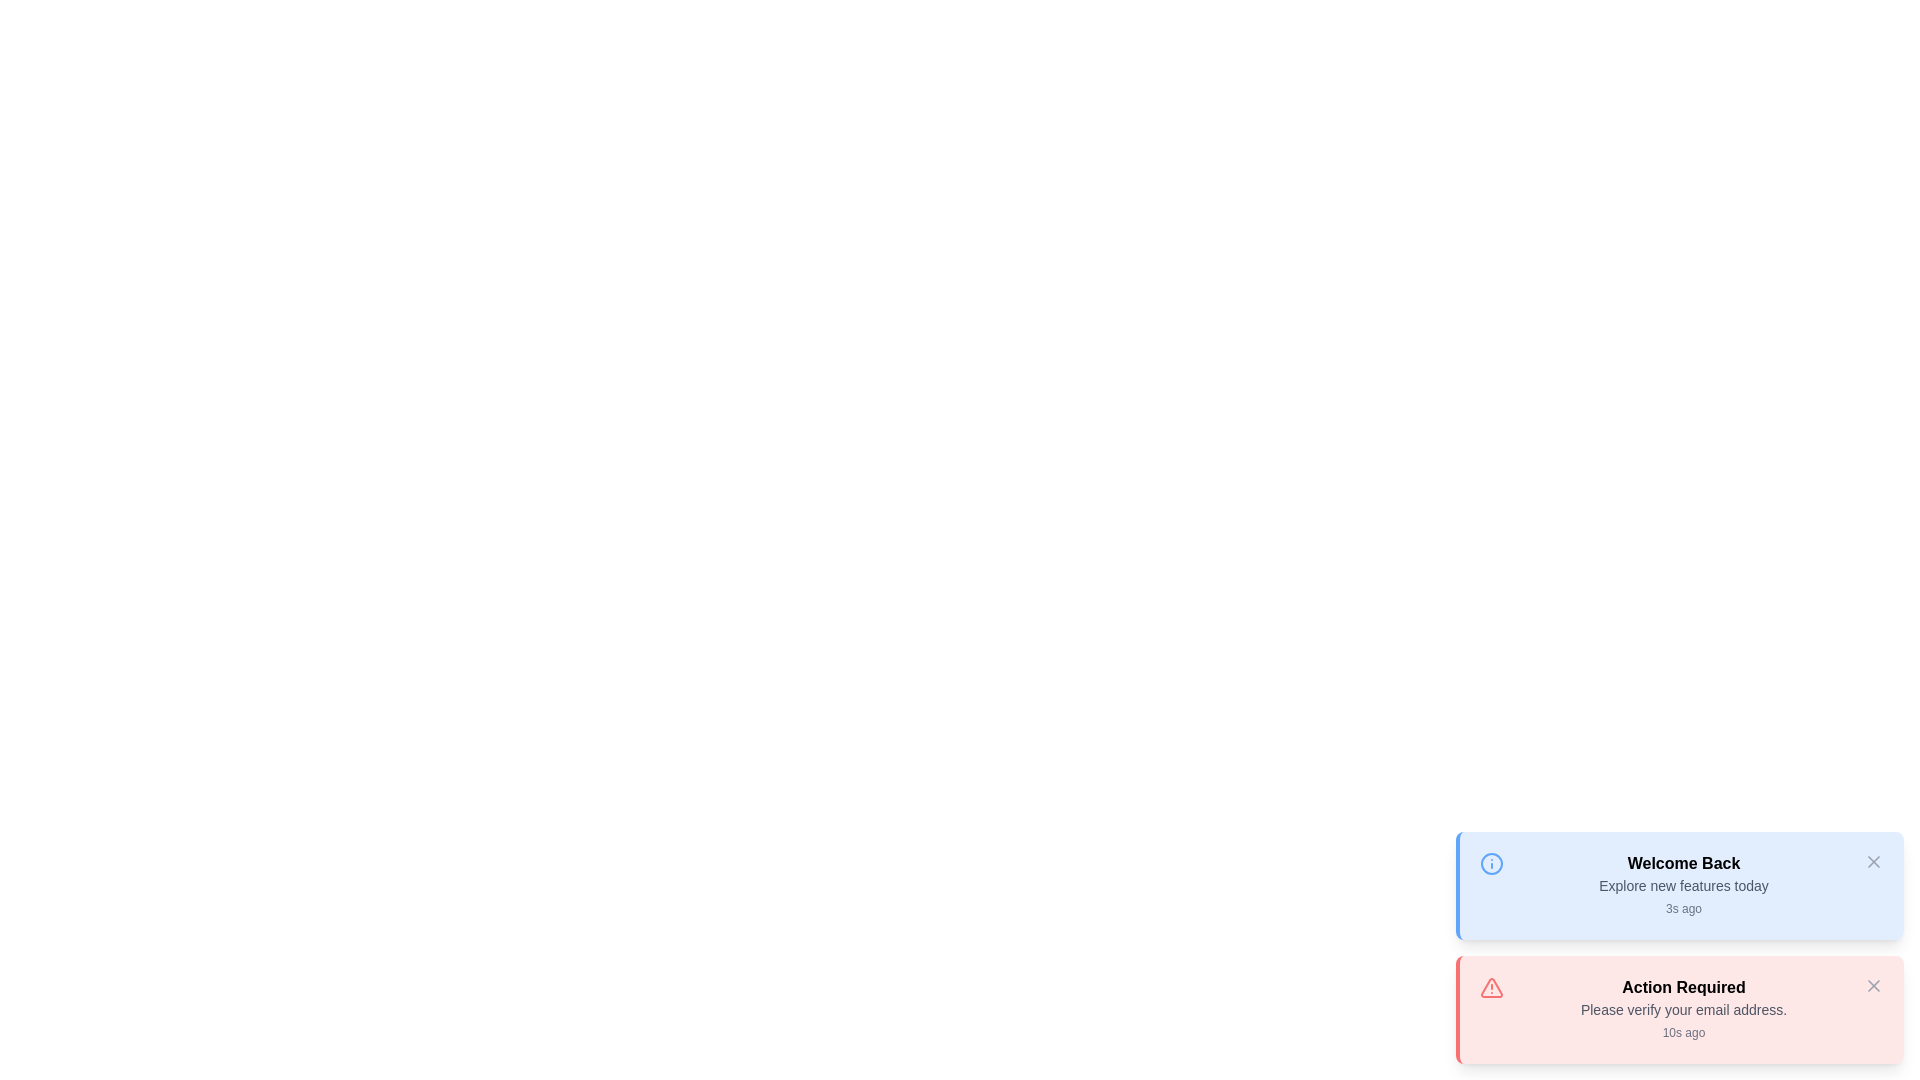 The height and width of the screenshot is (1080, 1920). Describe the element at coordinates (1872, 985) in the screenshot. I see `close button of the snackbar with the title Action Required` at that location.